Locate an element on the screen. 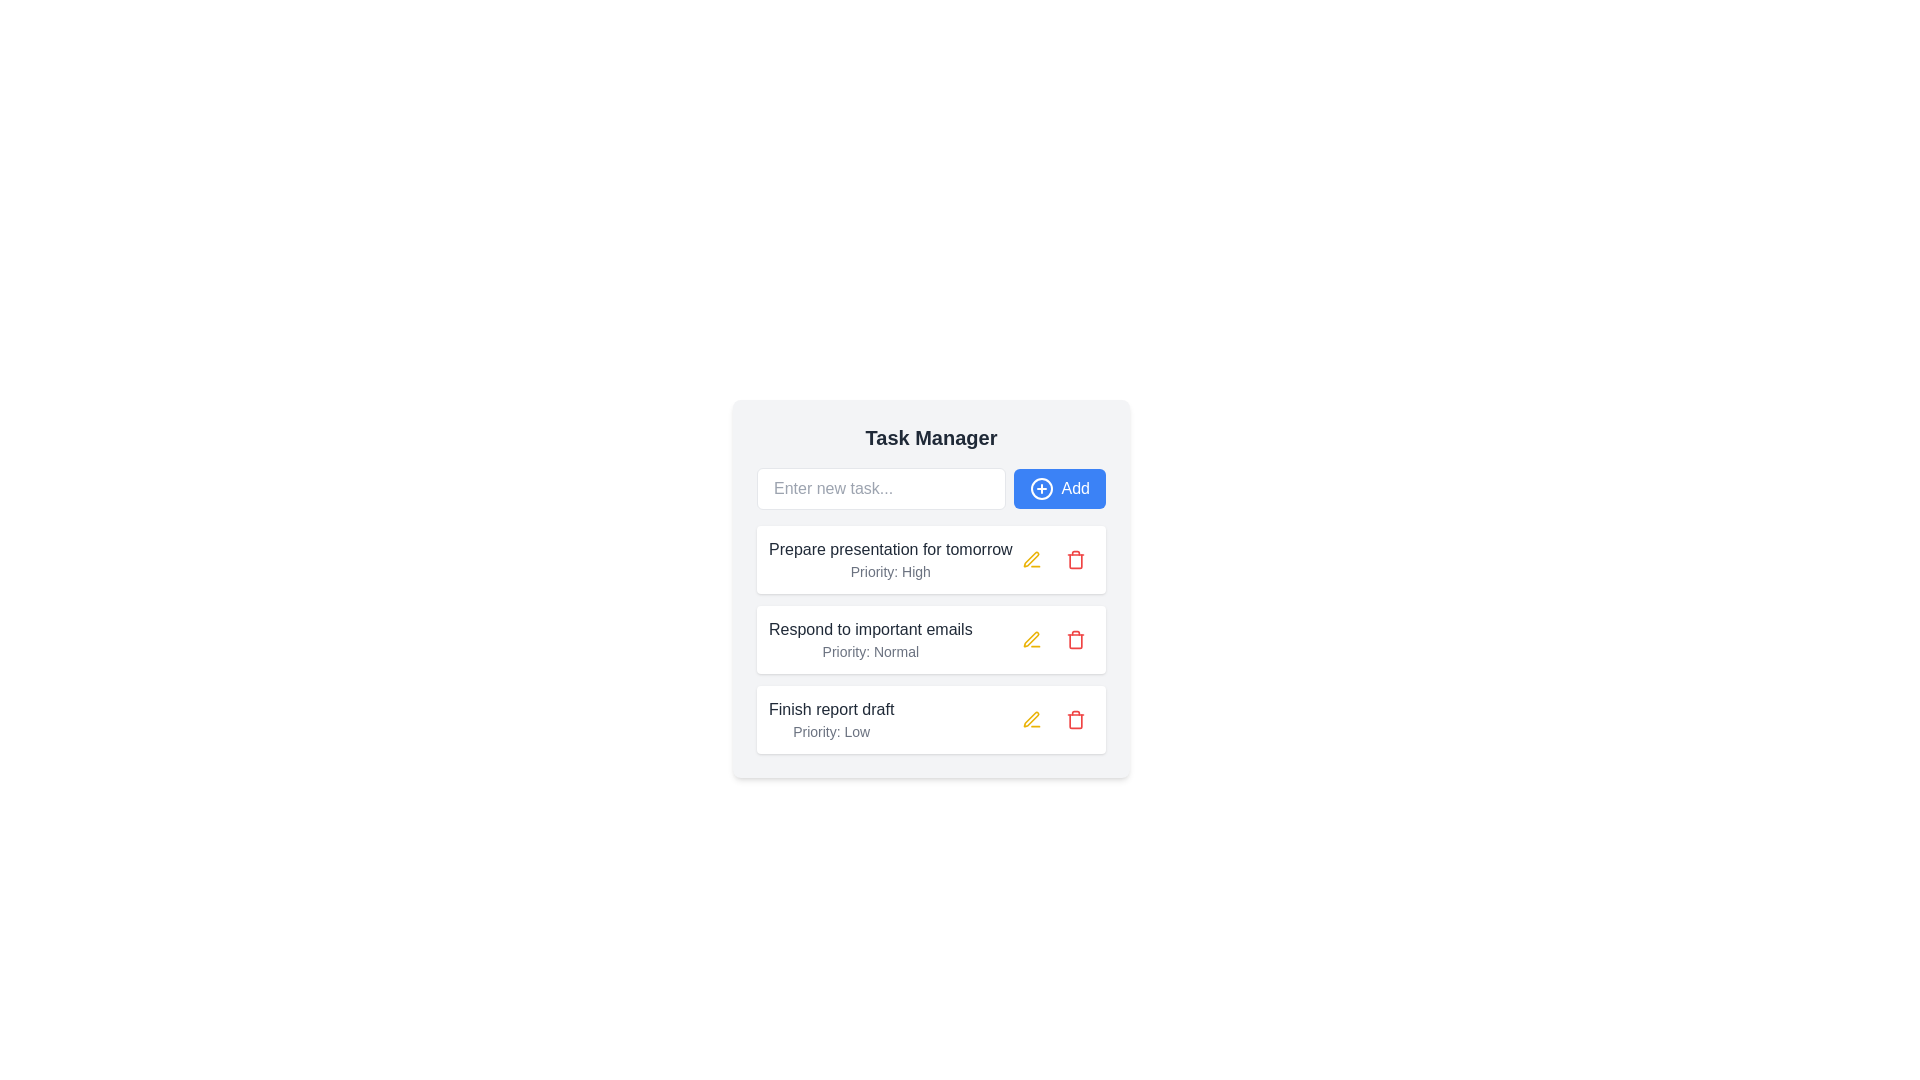 The height and width of the screenshot is (1080, 1920). the edit icon button located to the right of the task title is located at coordinates (1032, 559).